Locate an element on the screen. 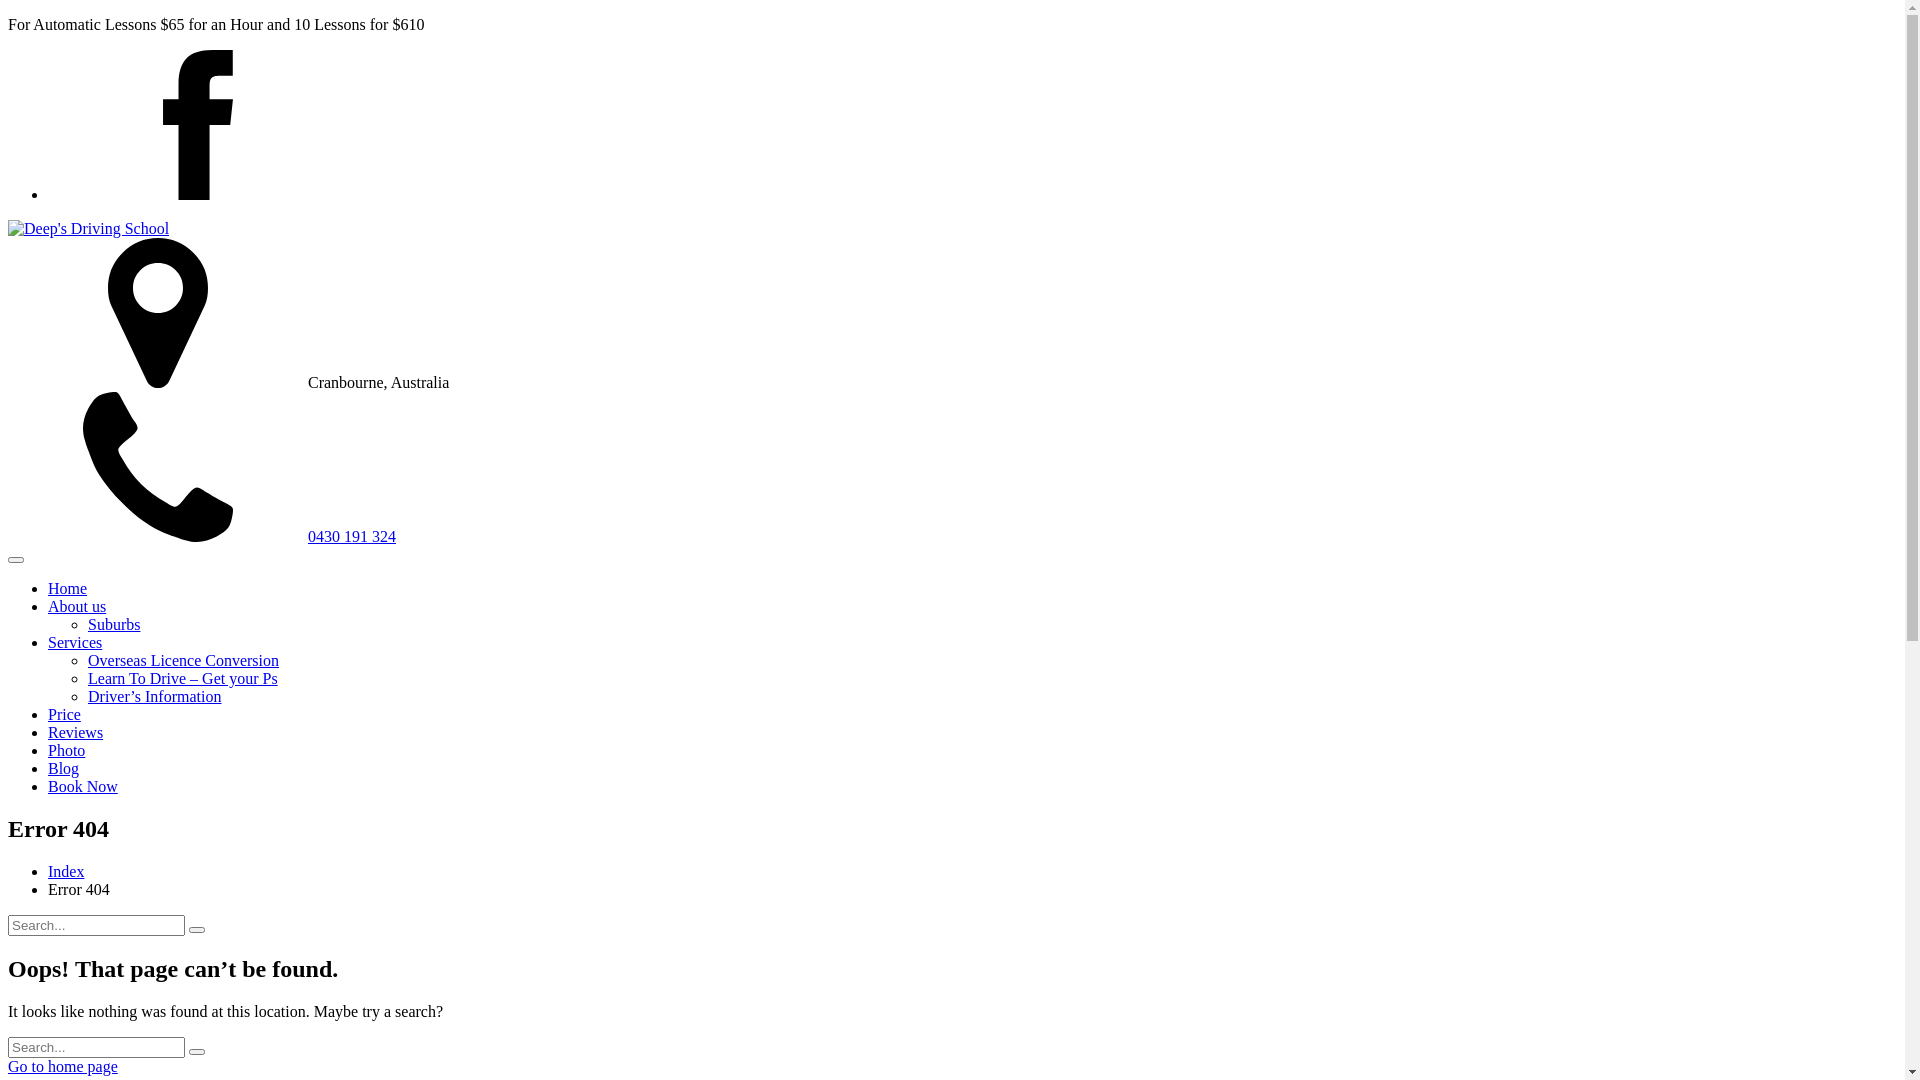  'Blog' is located at coordinates (63, 767).